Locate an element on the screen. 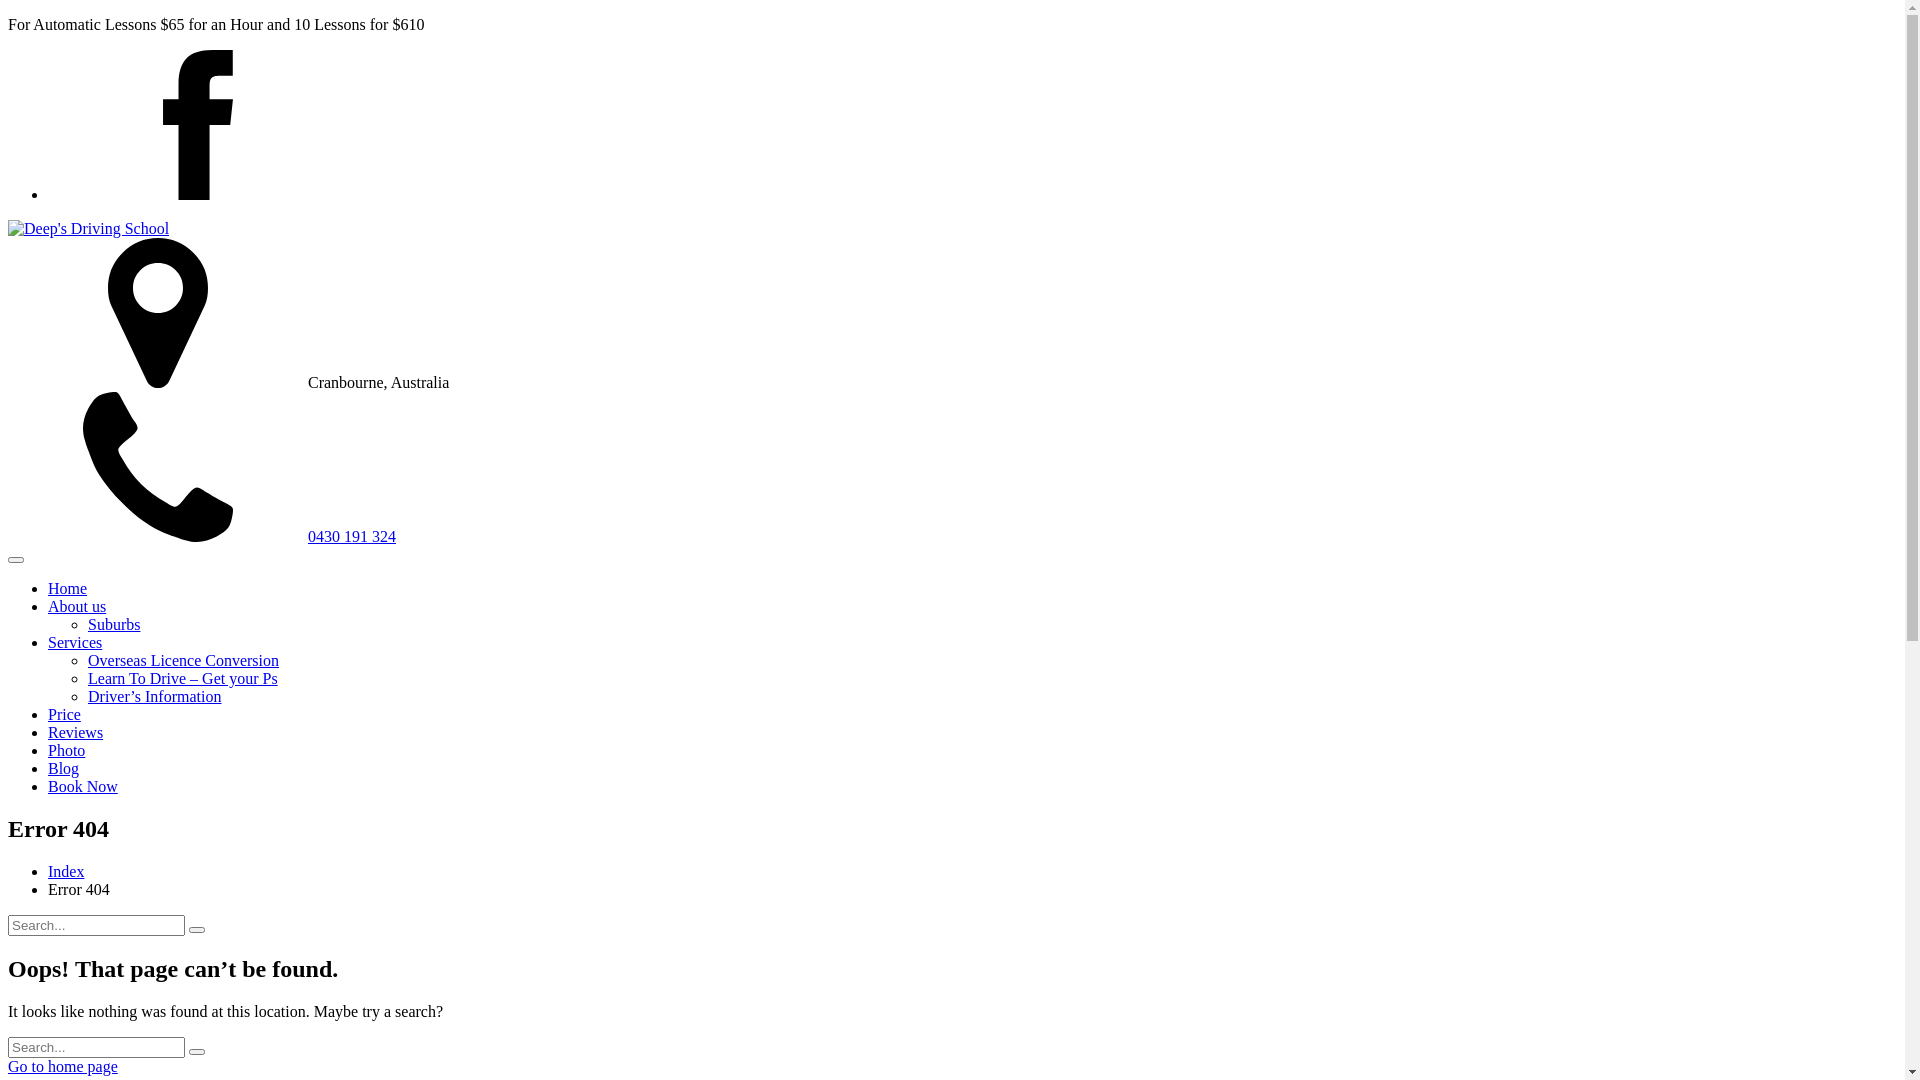  'Blog' is located at coordinates (63, 767).